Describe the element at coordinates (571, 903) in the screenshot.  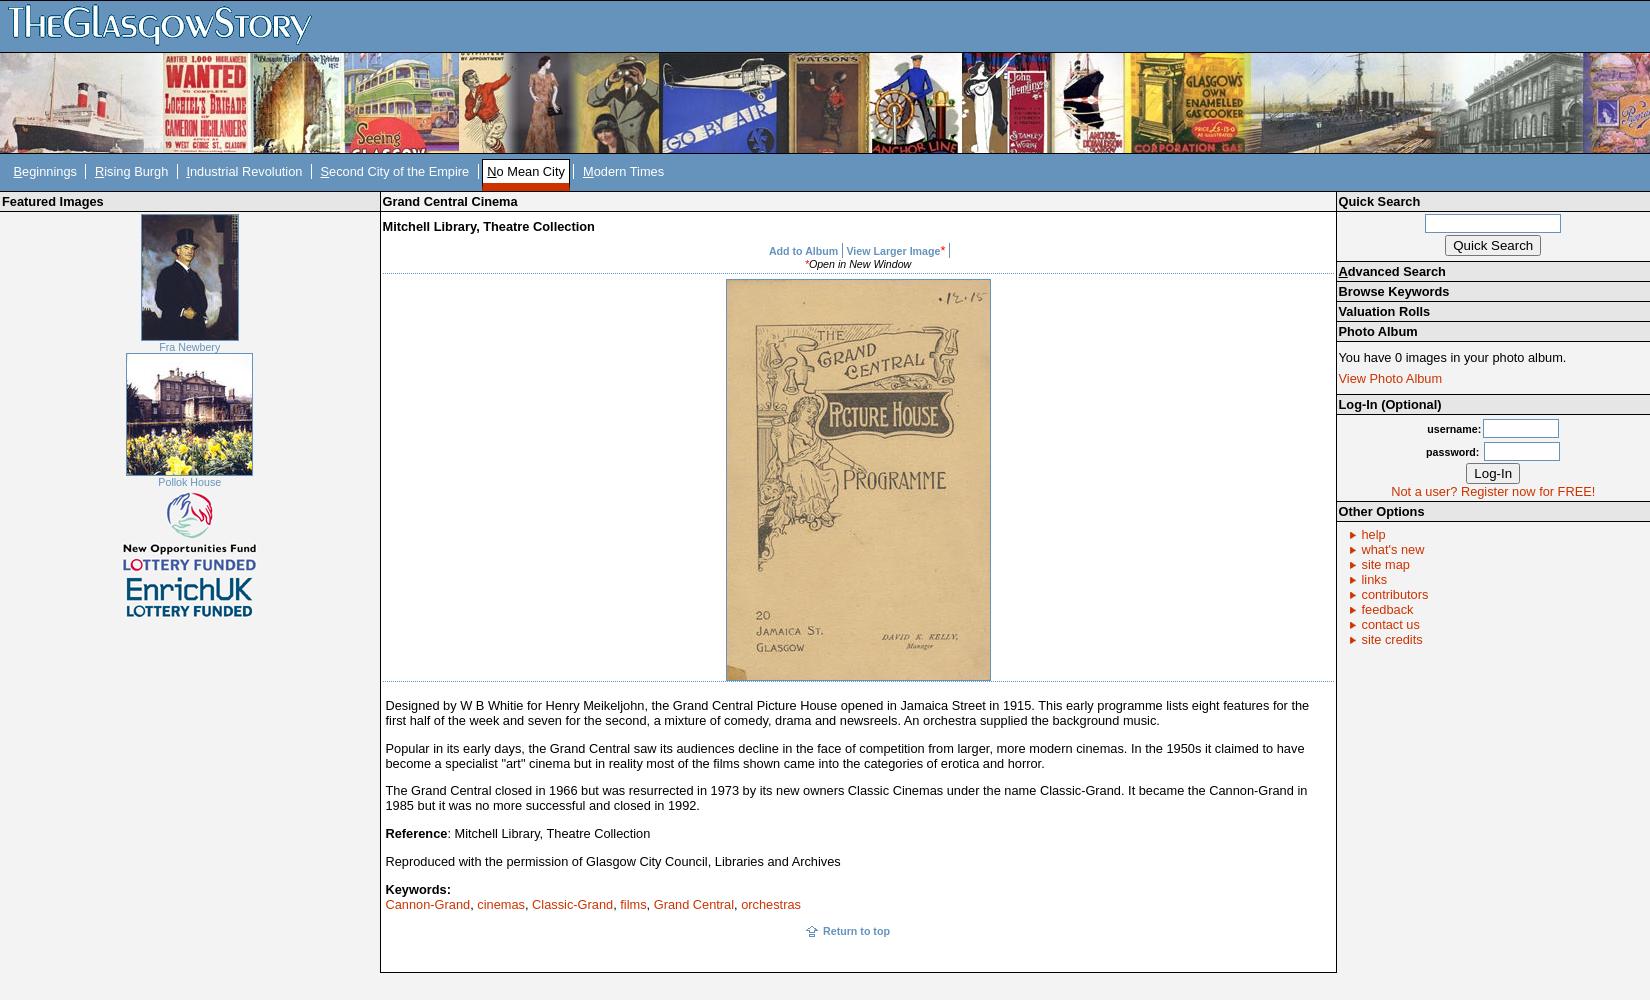
I see `'Classic-Grand'` at that location.